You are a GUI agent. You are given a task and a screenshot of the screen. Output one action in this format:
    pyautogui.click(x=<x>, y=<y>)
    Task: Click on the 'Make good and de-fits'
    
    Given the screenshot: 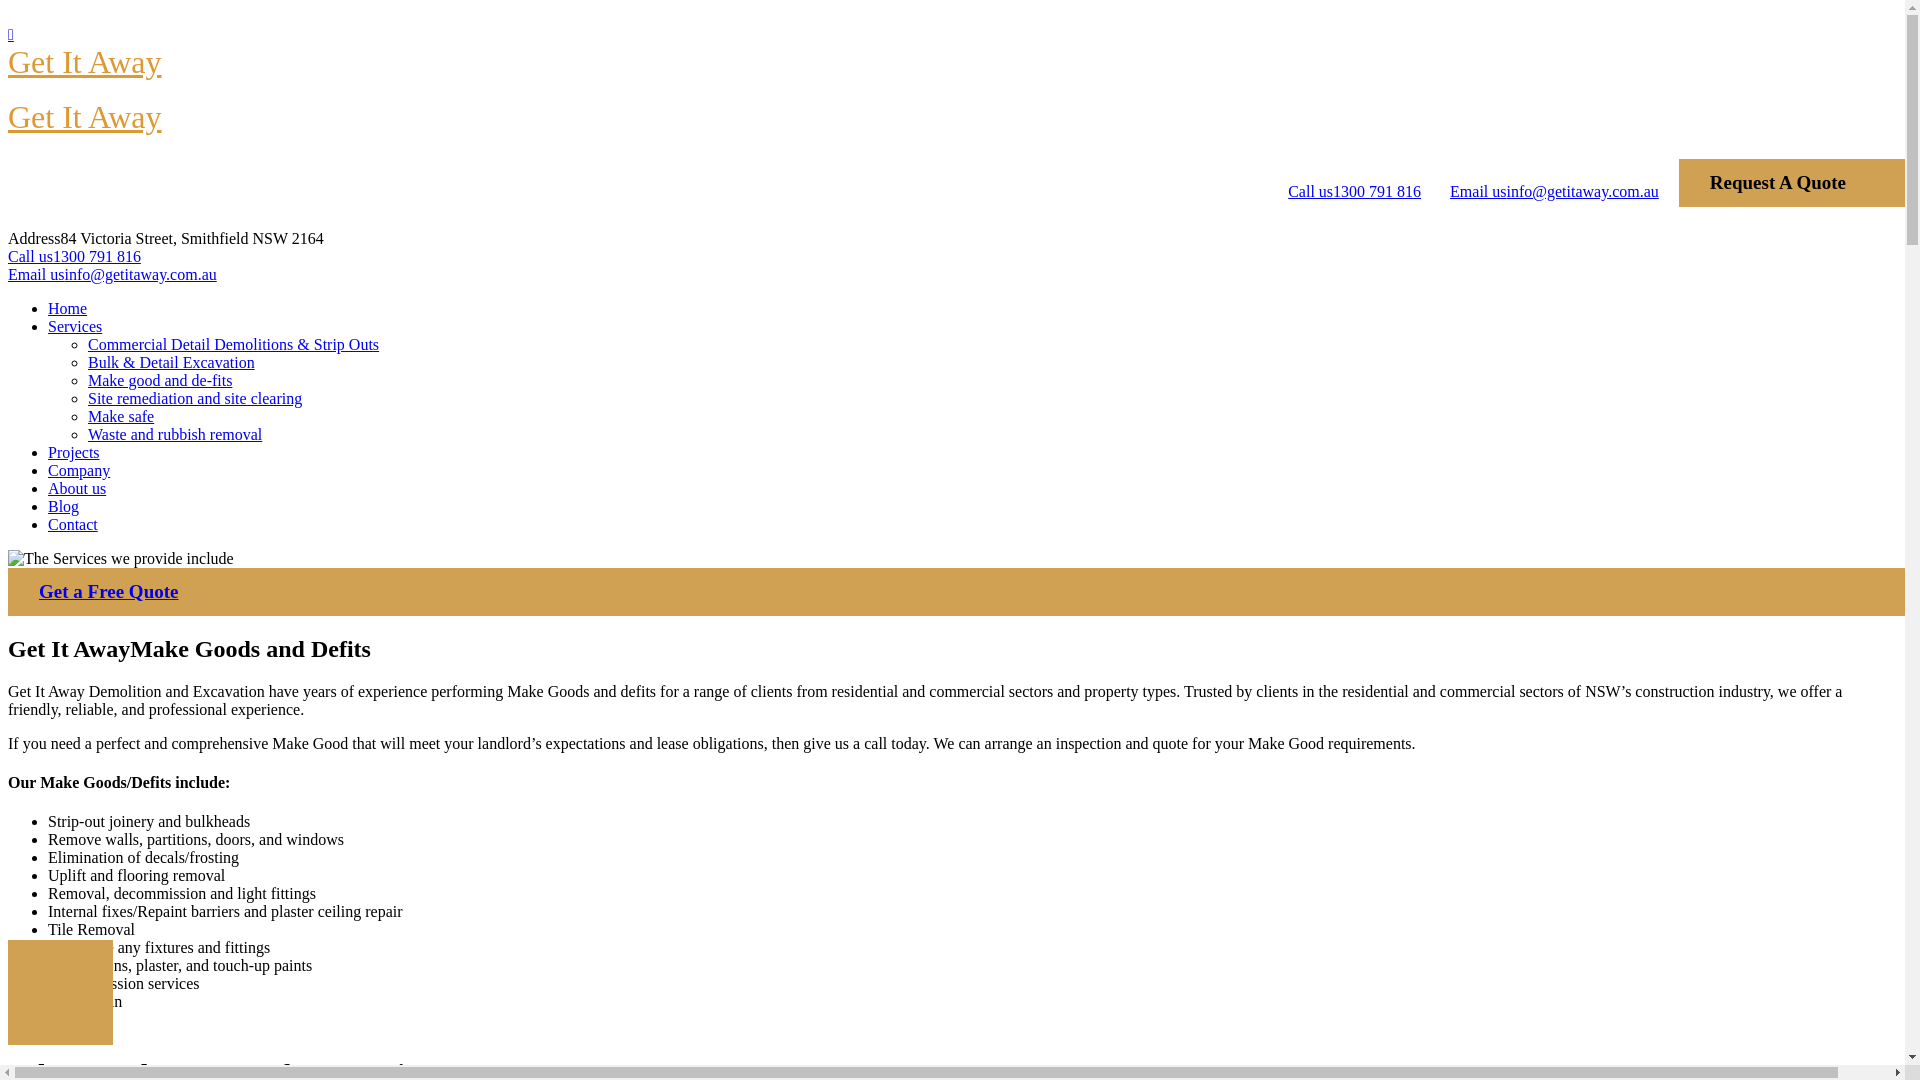 What is the action you would take?
    pyautogui.click(x=158, y=380)
    